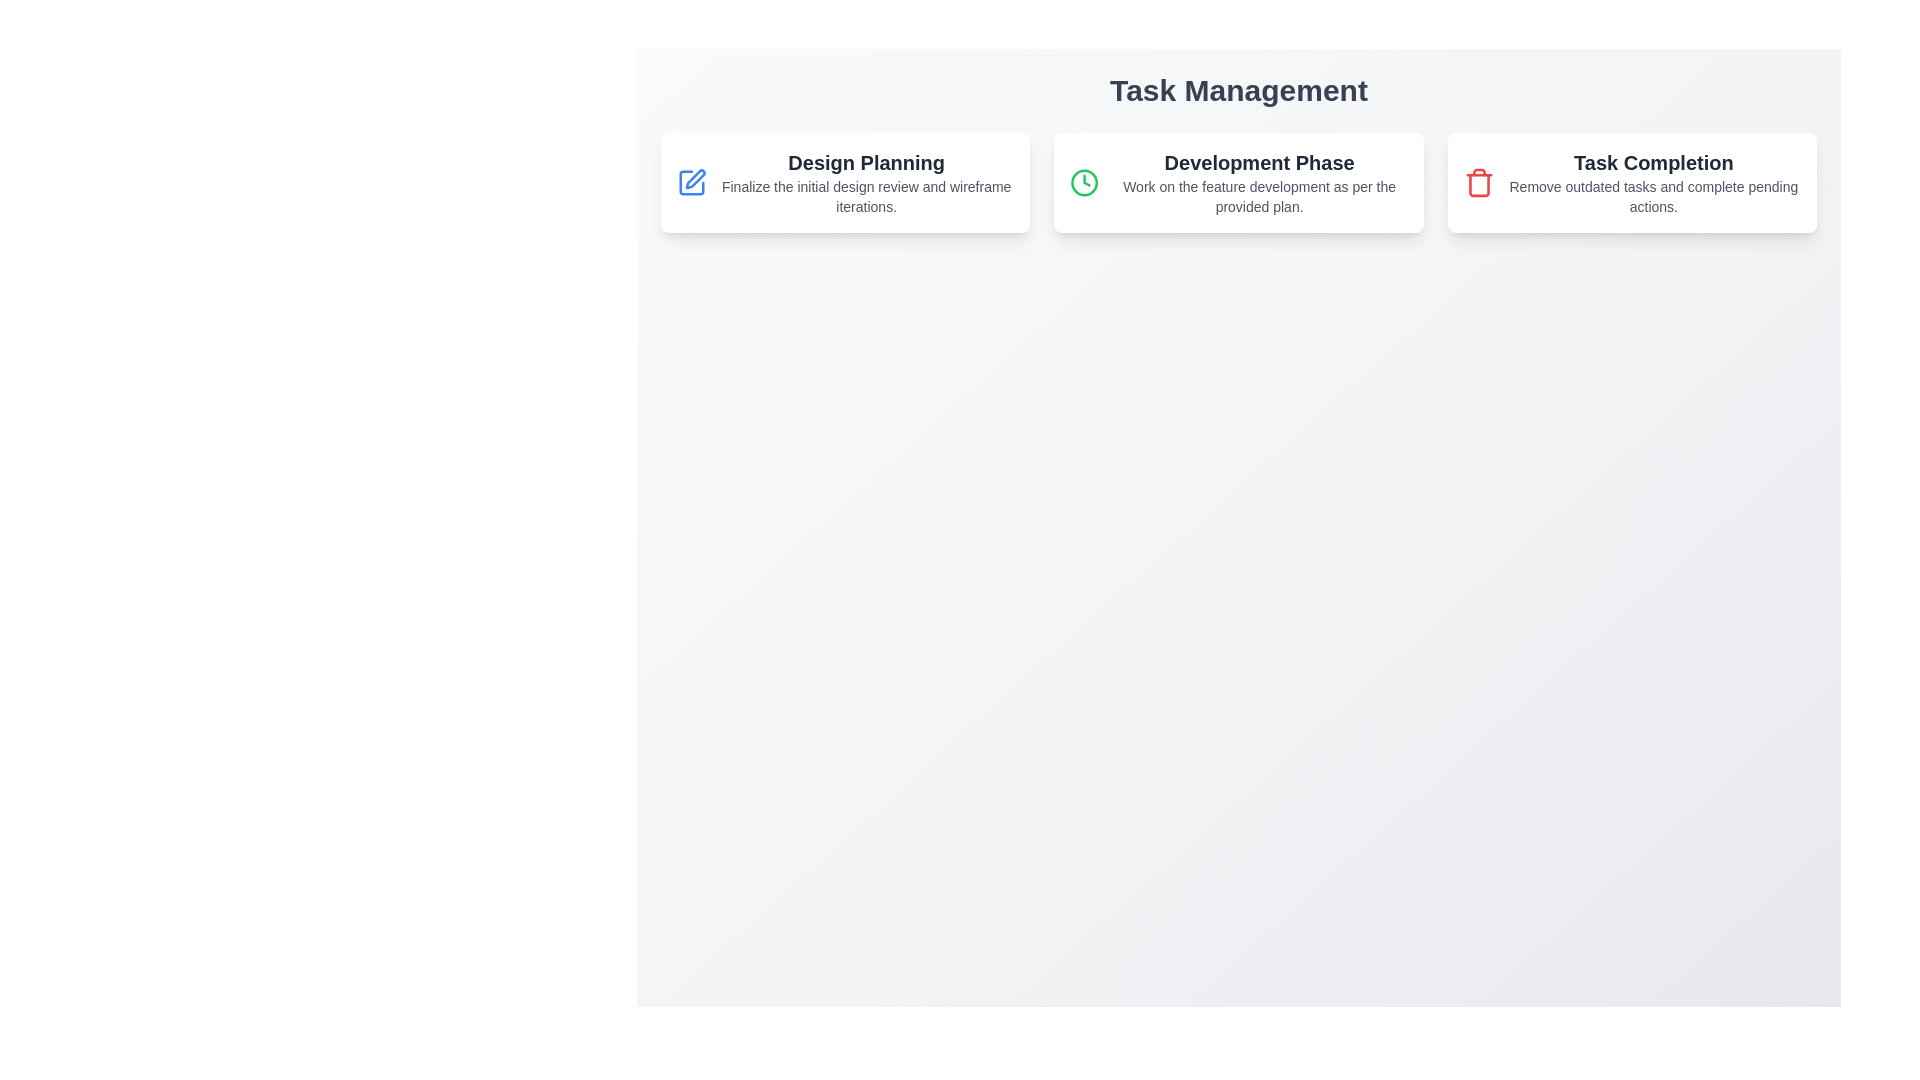 The width and height of the screenshot is (1920, 1080). Describe the element at coordinates (1258, 182) in the screenshot. I see `the informational text block titled 'Development Phase' which includes the description 'Work on the feature development as per the provided plan.'` at that location.